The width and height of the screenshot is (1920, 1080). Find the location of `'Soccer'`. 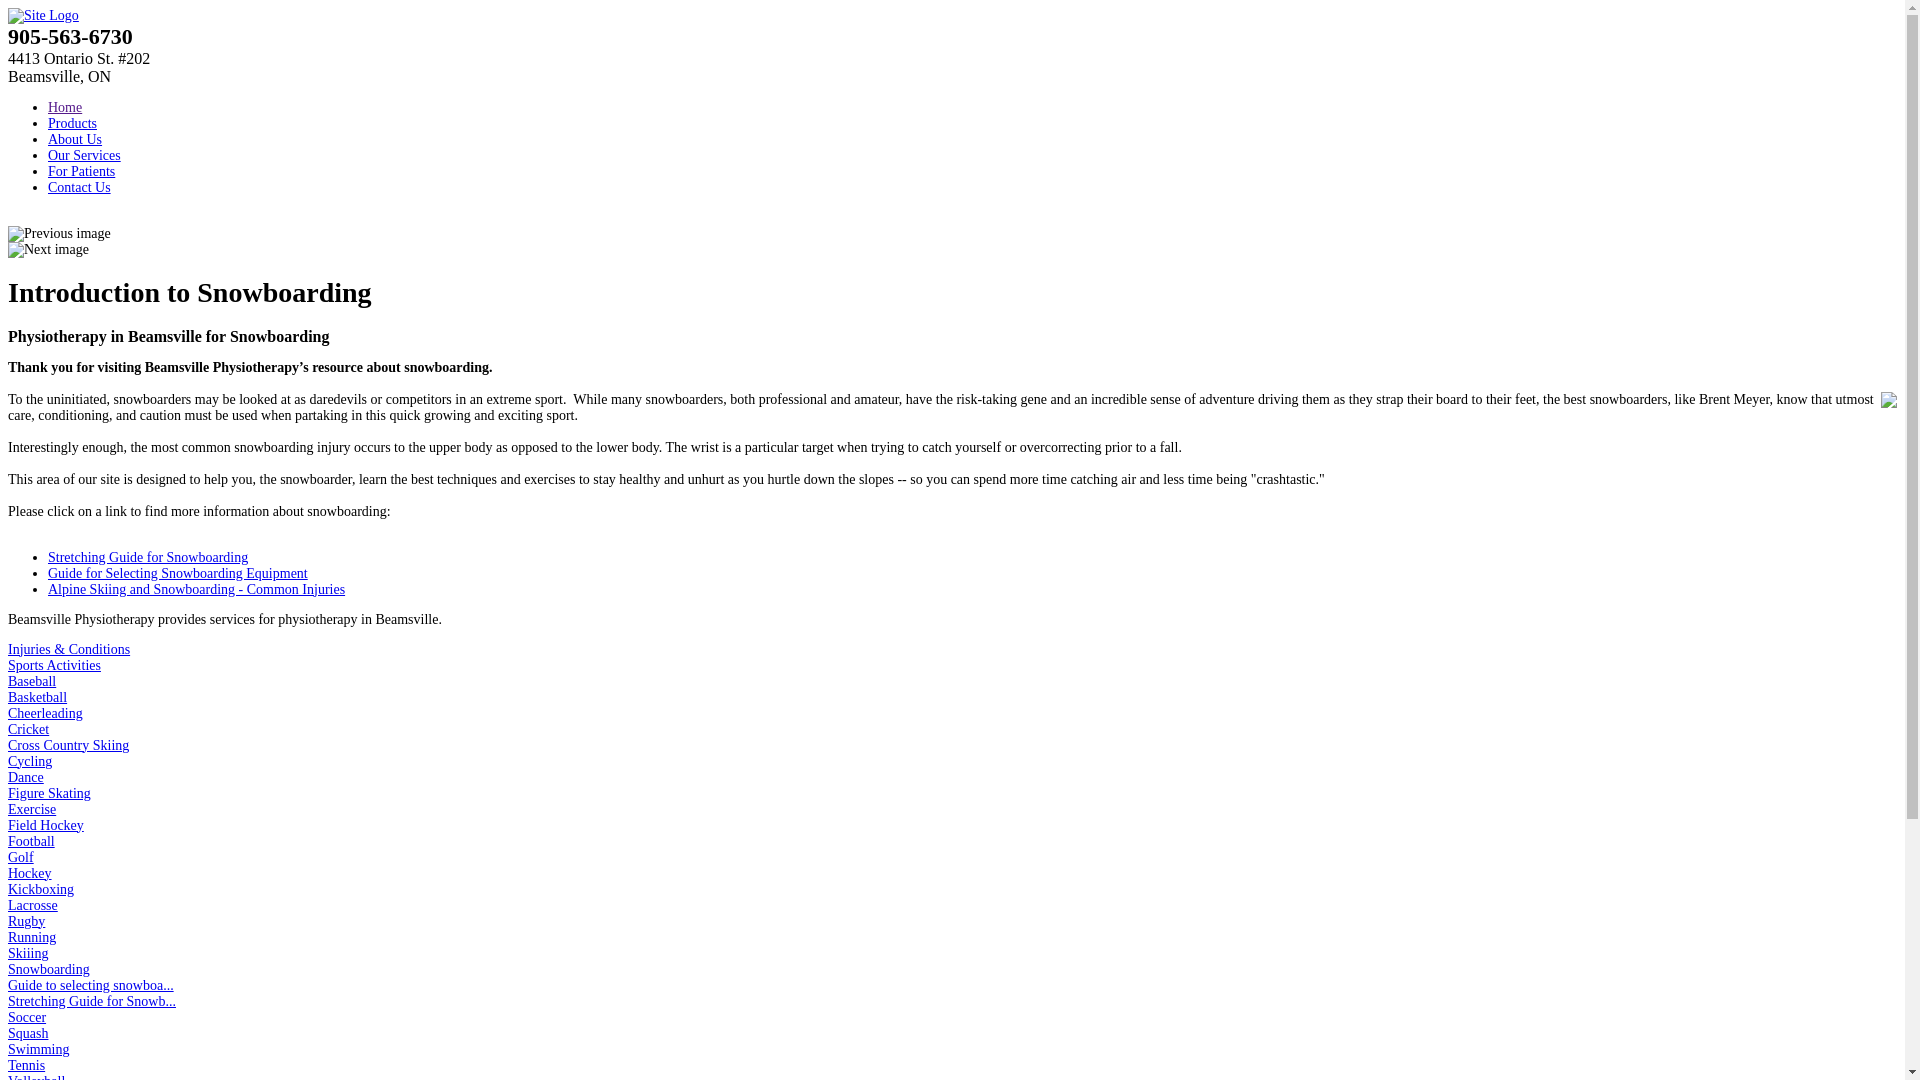

'Soccer' is located at coordinates (27, 1017).